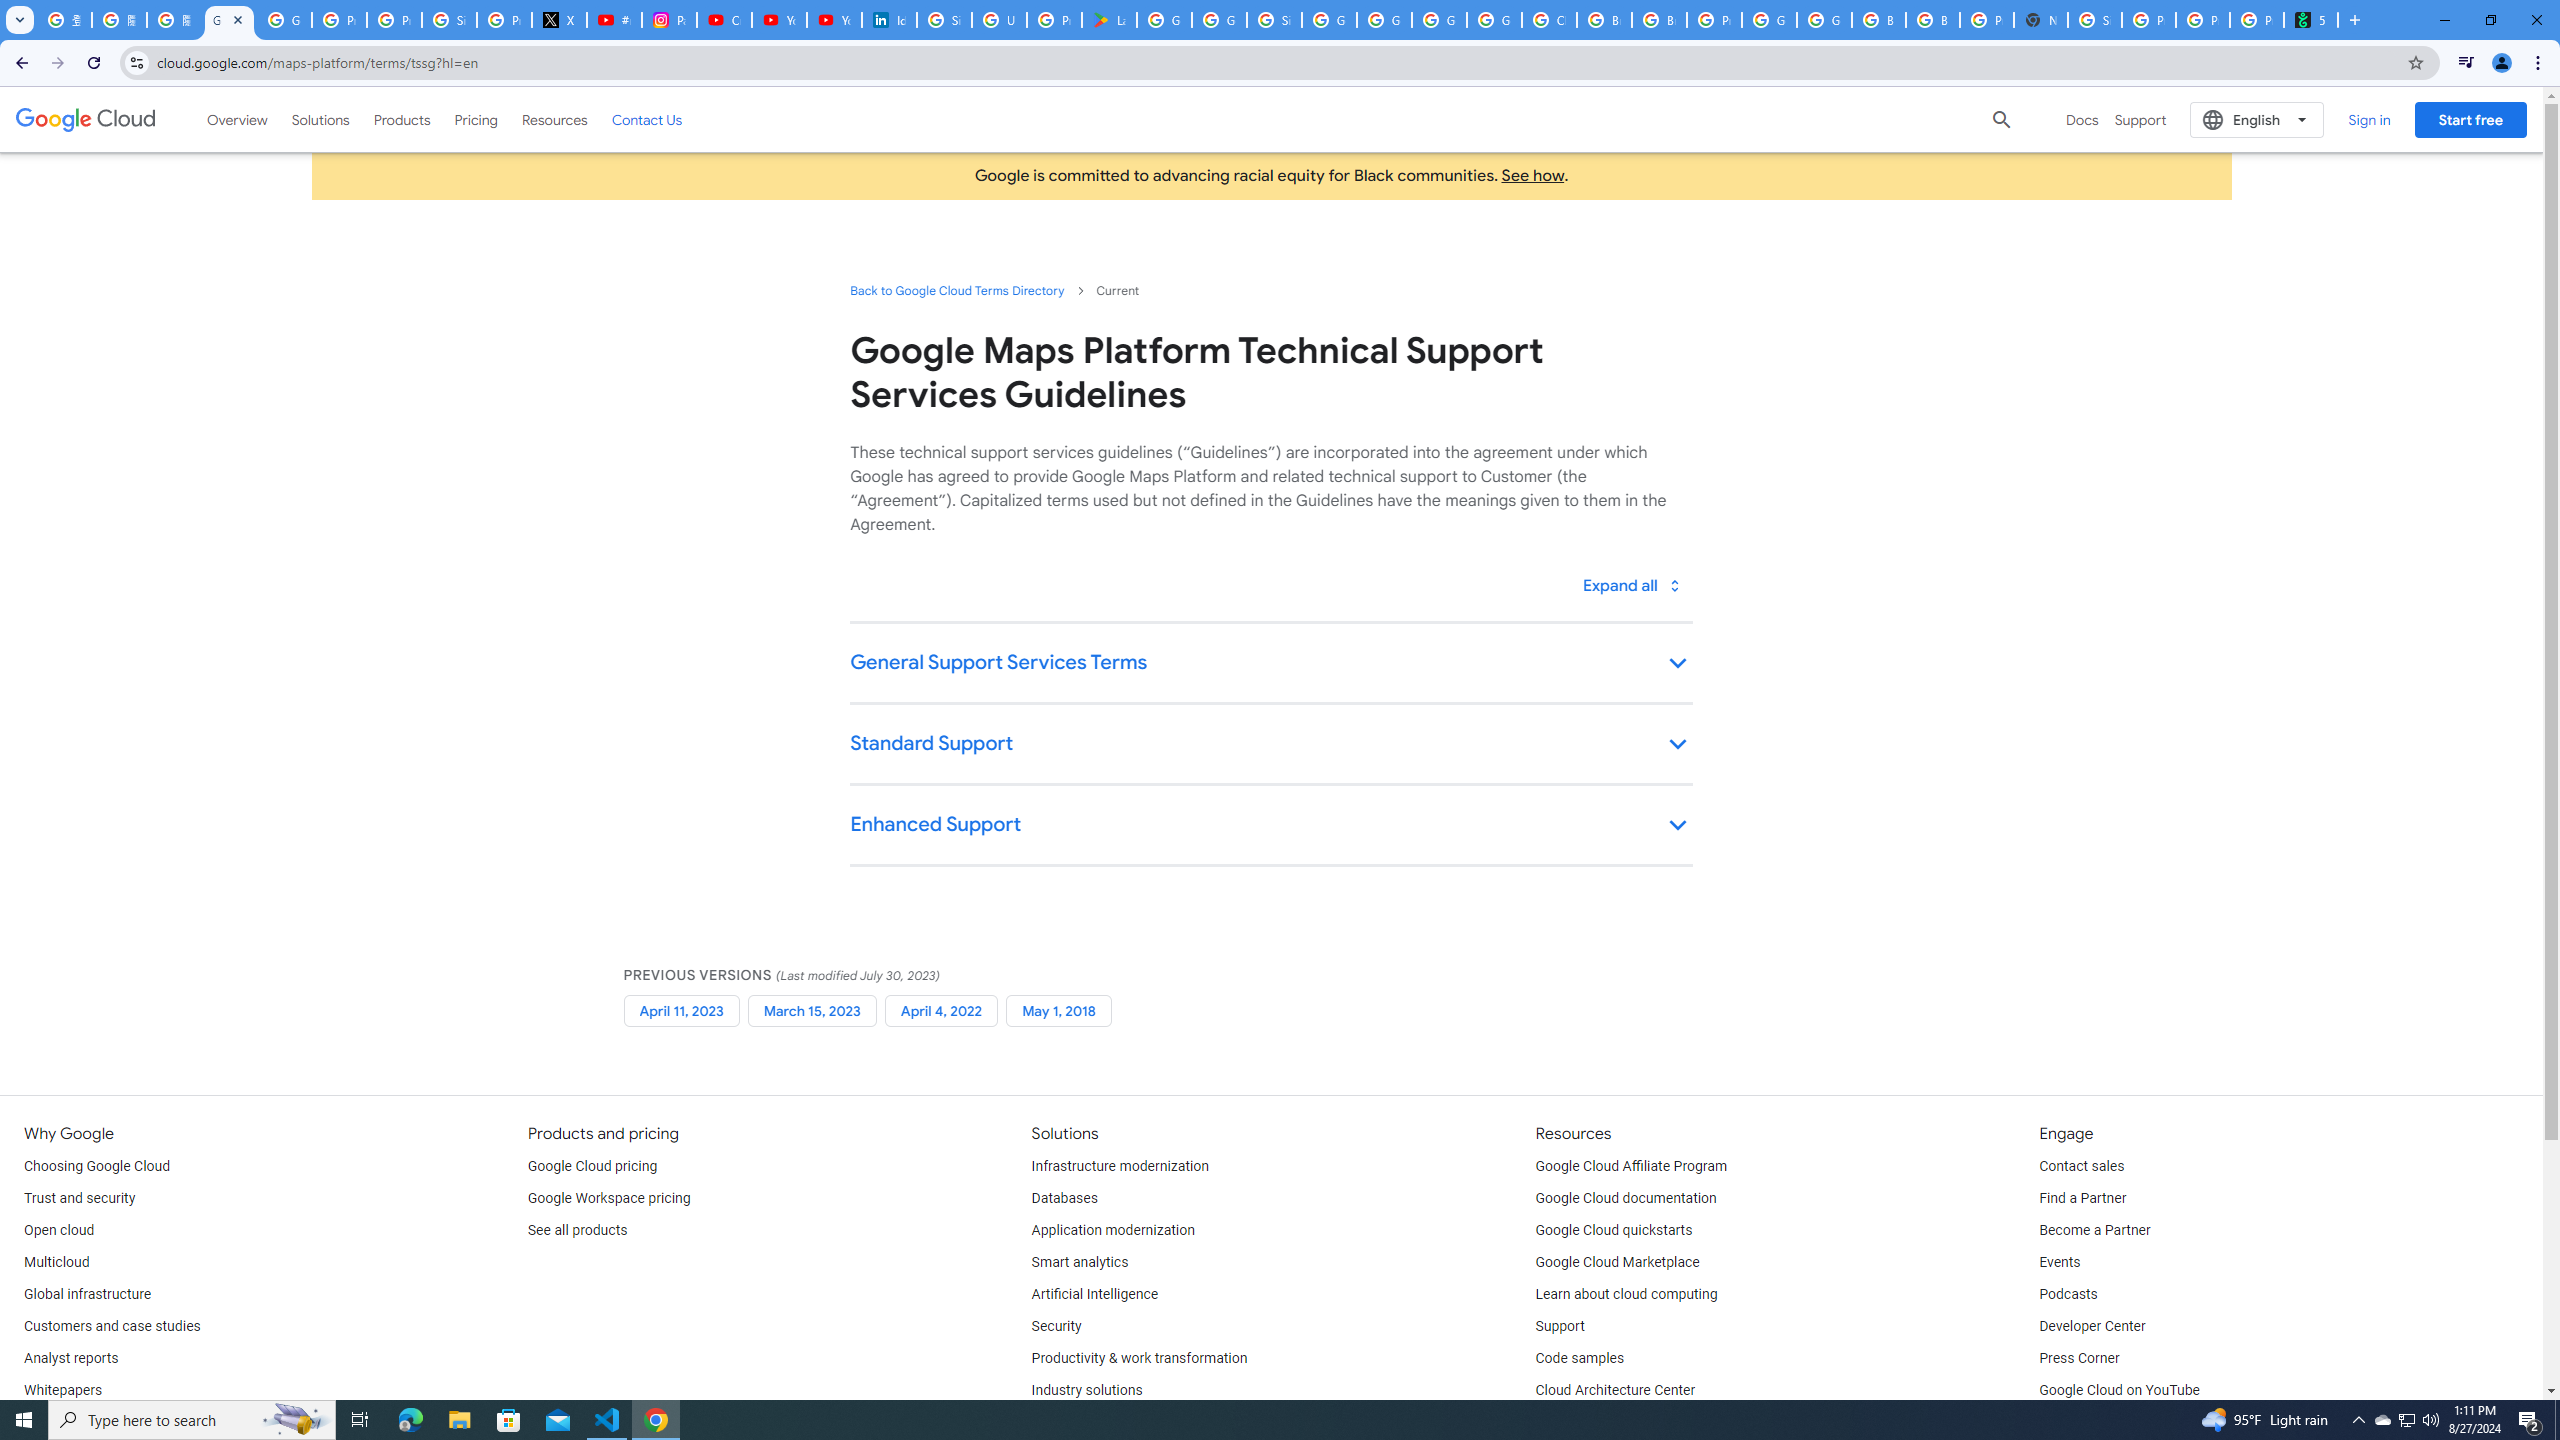 This screenshot has width=2560, height=1440. I want to click on 'Security', so click(1056, 1325).